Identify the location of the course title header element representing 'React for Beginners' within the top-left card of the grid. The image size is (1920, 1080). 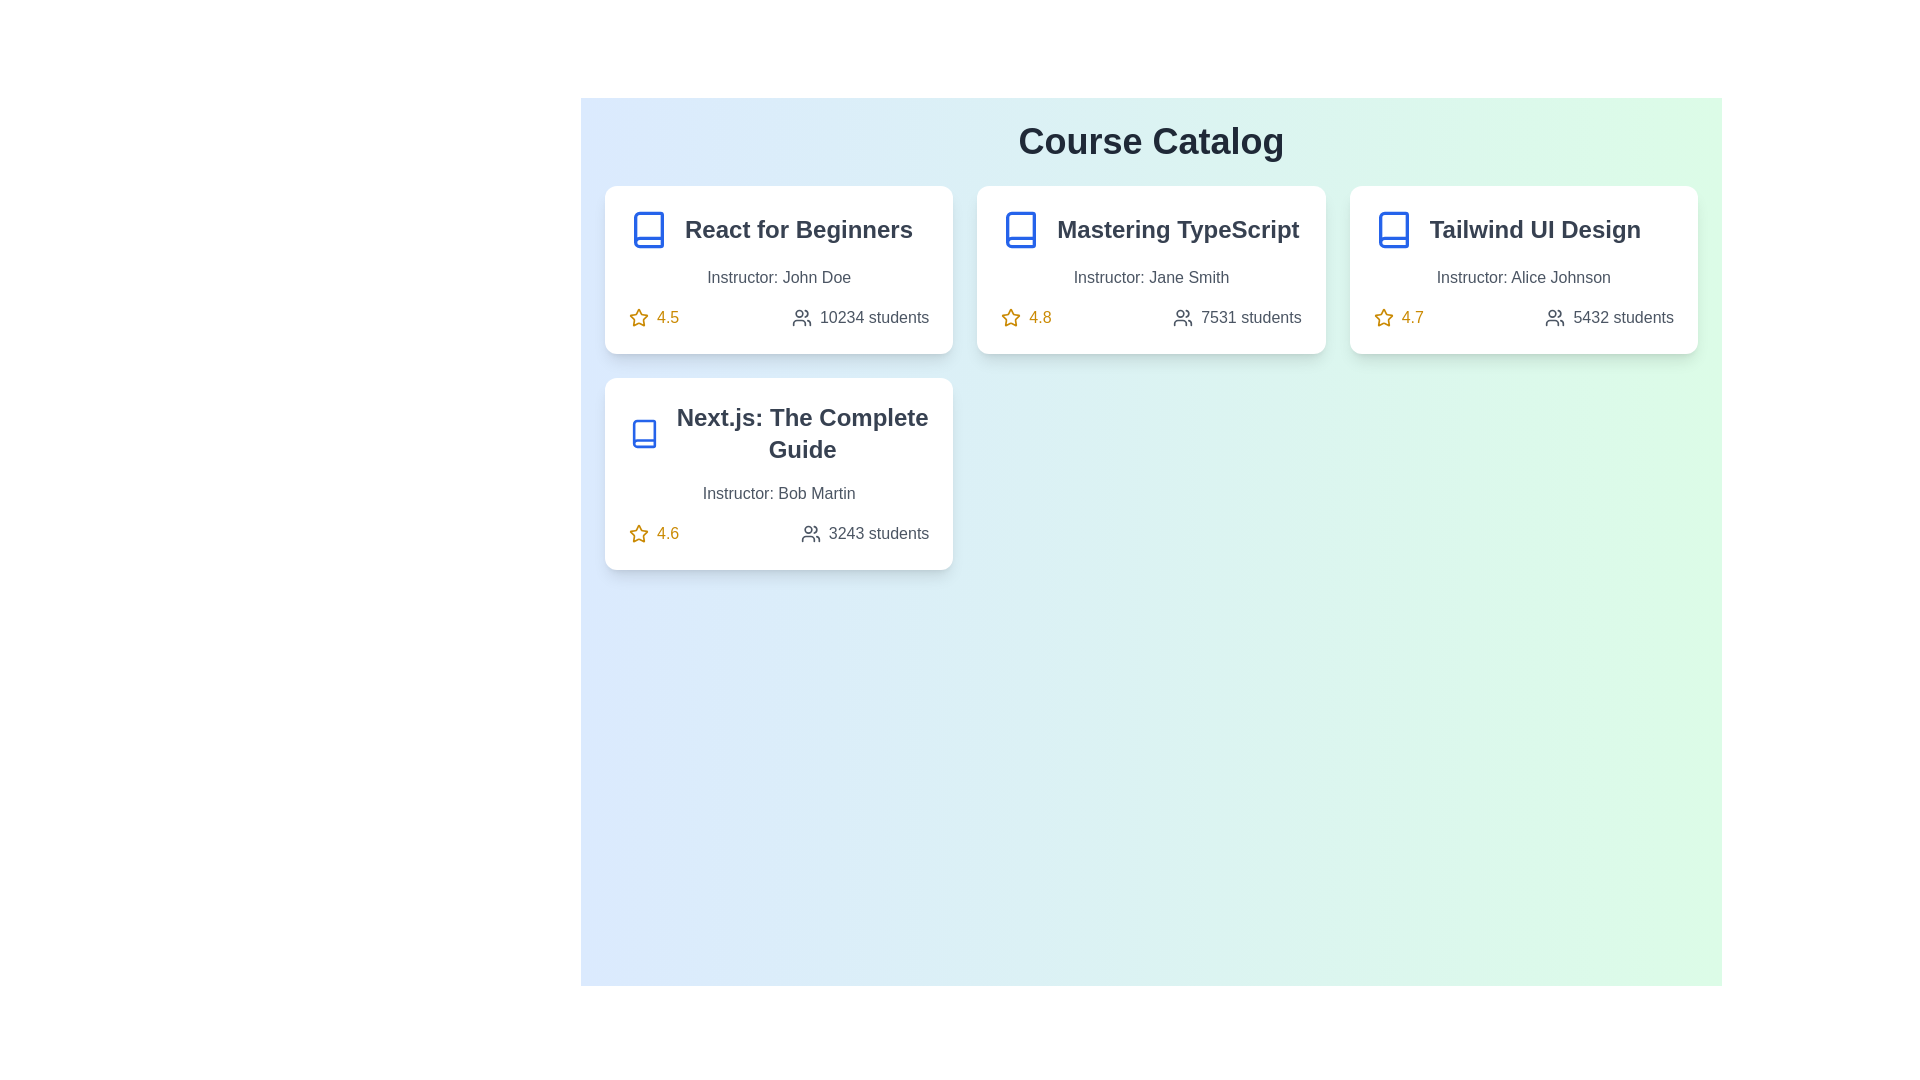
(778, 229).